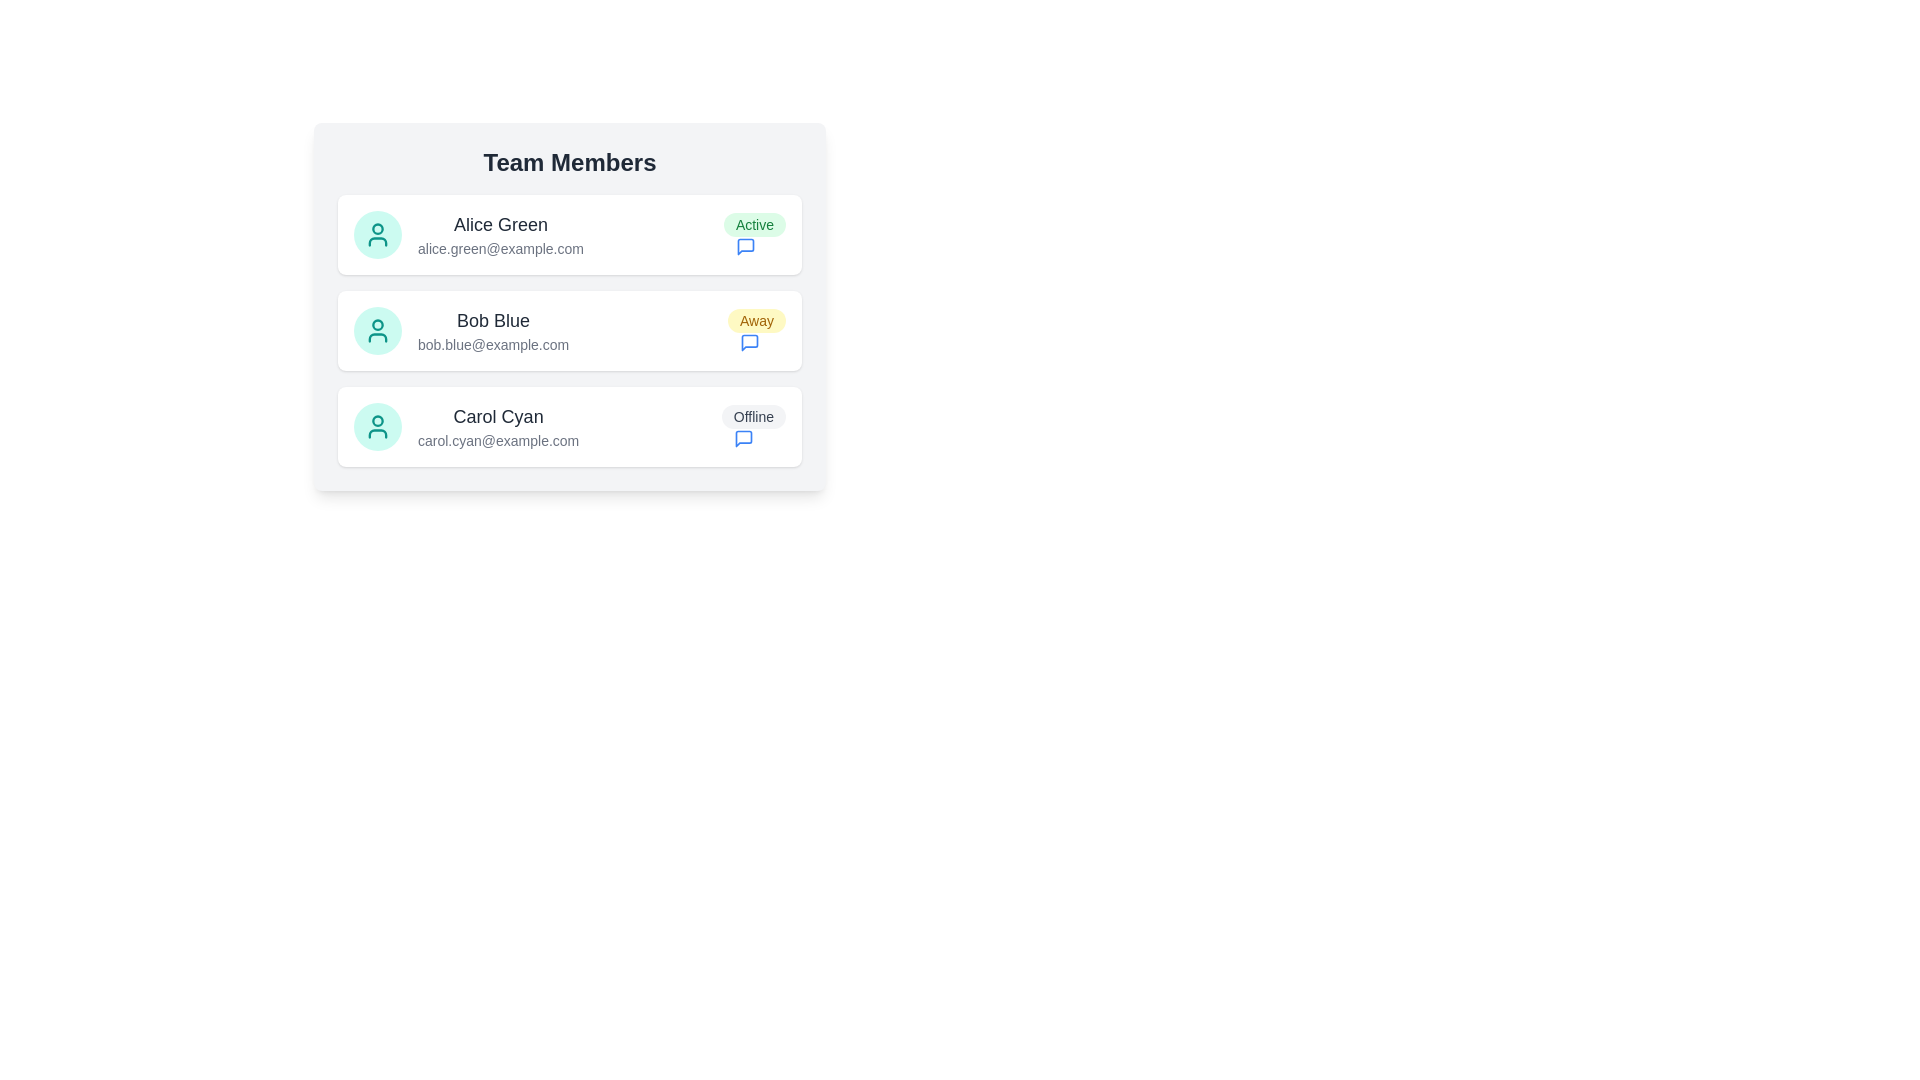  Describe the element at coordinates (752, 415) in the screenshot. I see `the status indicator label showing that 'Carol Cyan' is offline, located to the right of her name in the 'Team Members' list` at that location.